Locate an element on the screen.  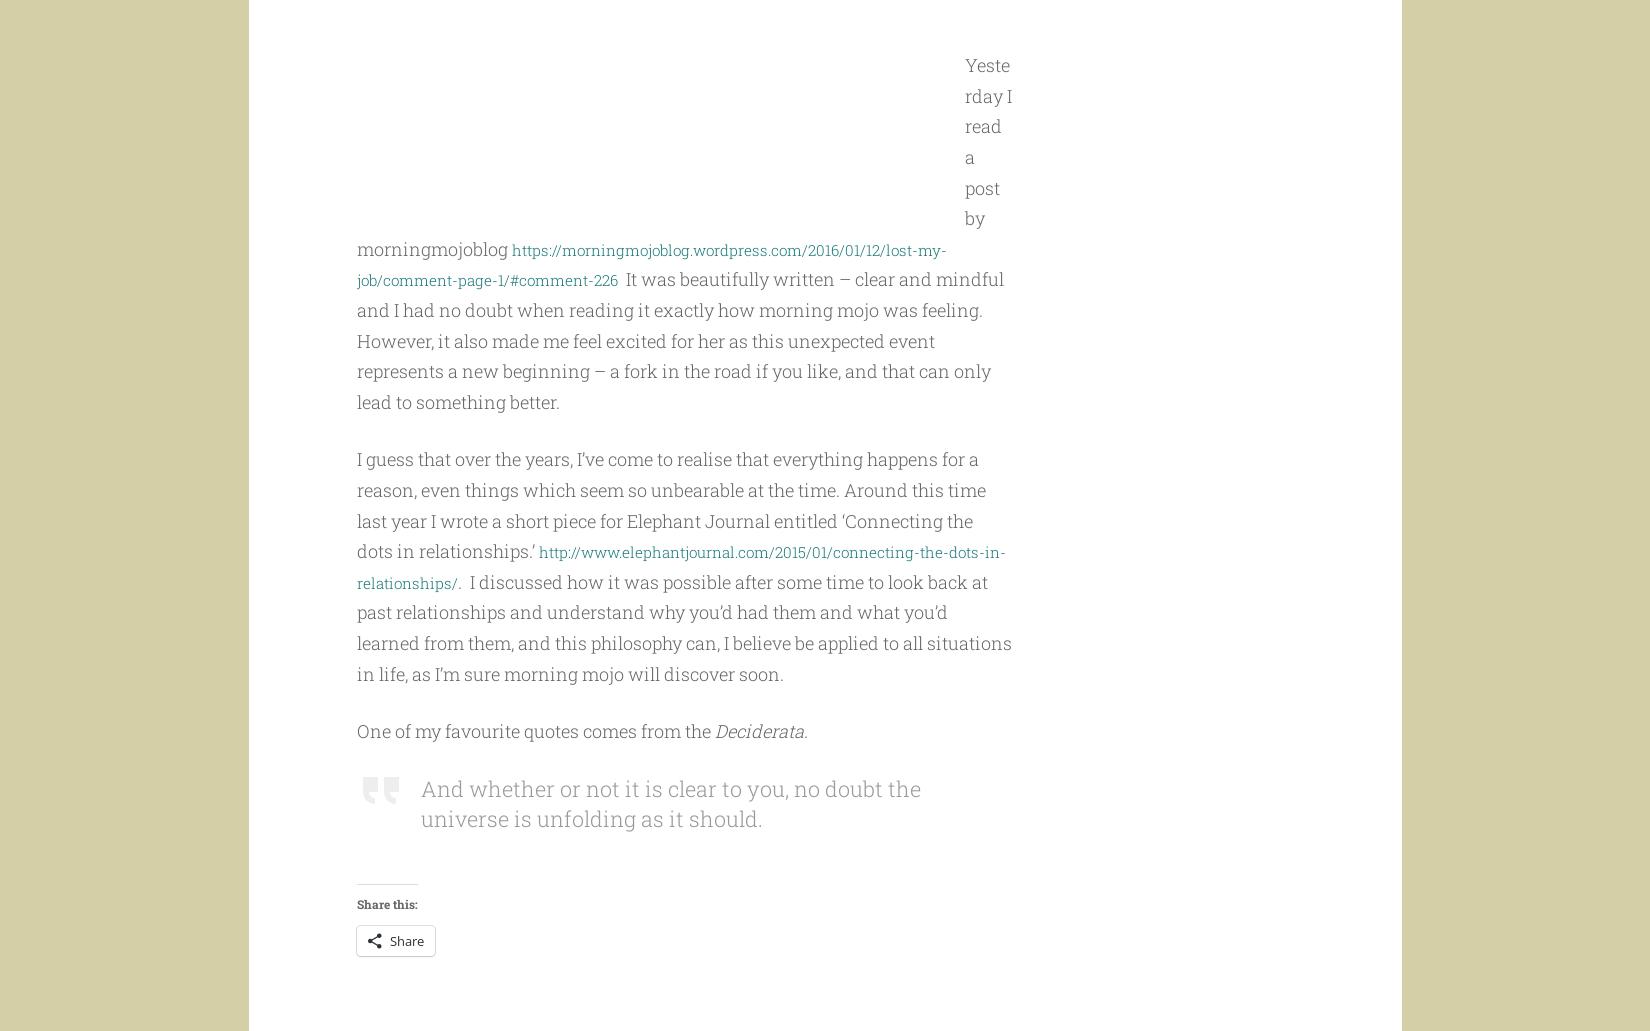
'And whether or not it is clear to you, no doubt the universe is unfolding as it should.' is located at coordinates (669, 841).